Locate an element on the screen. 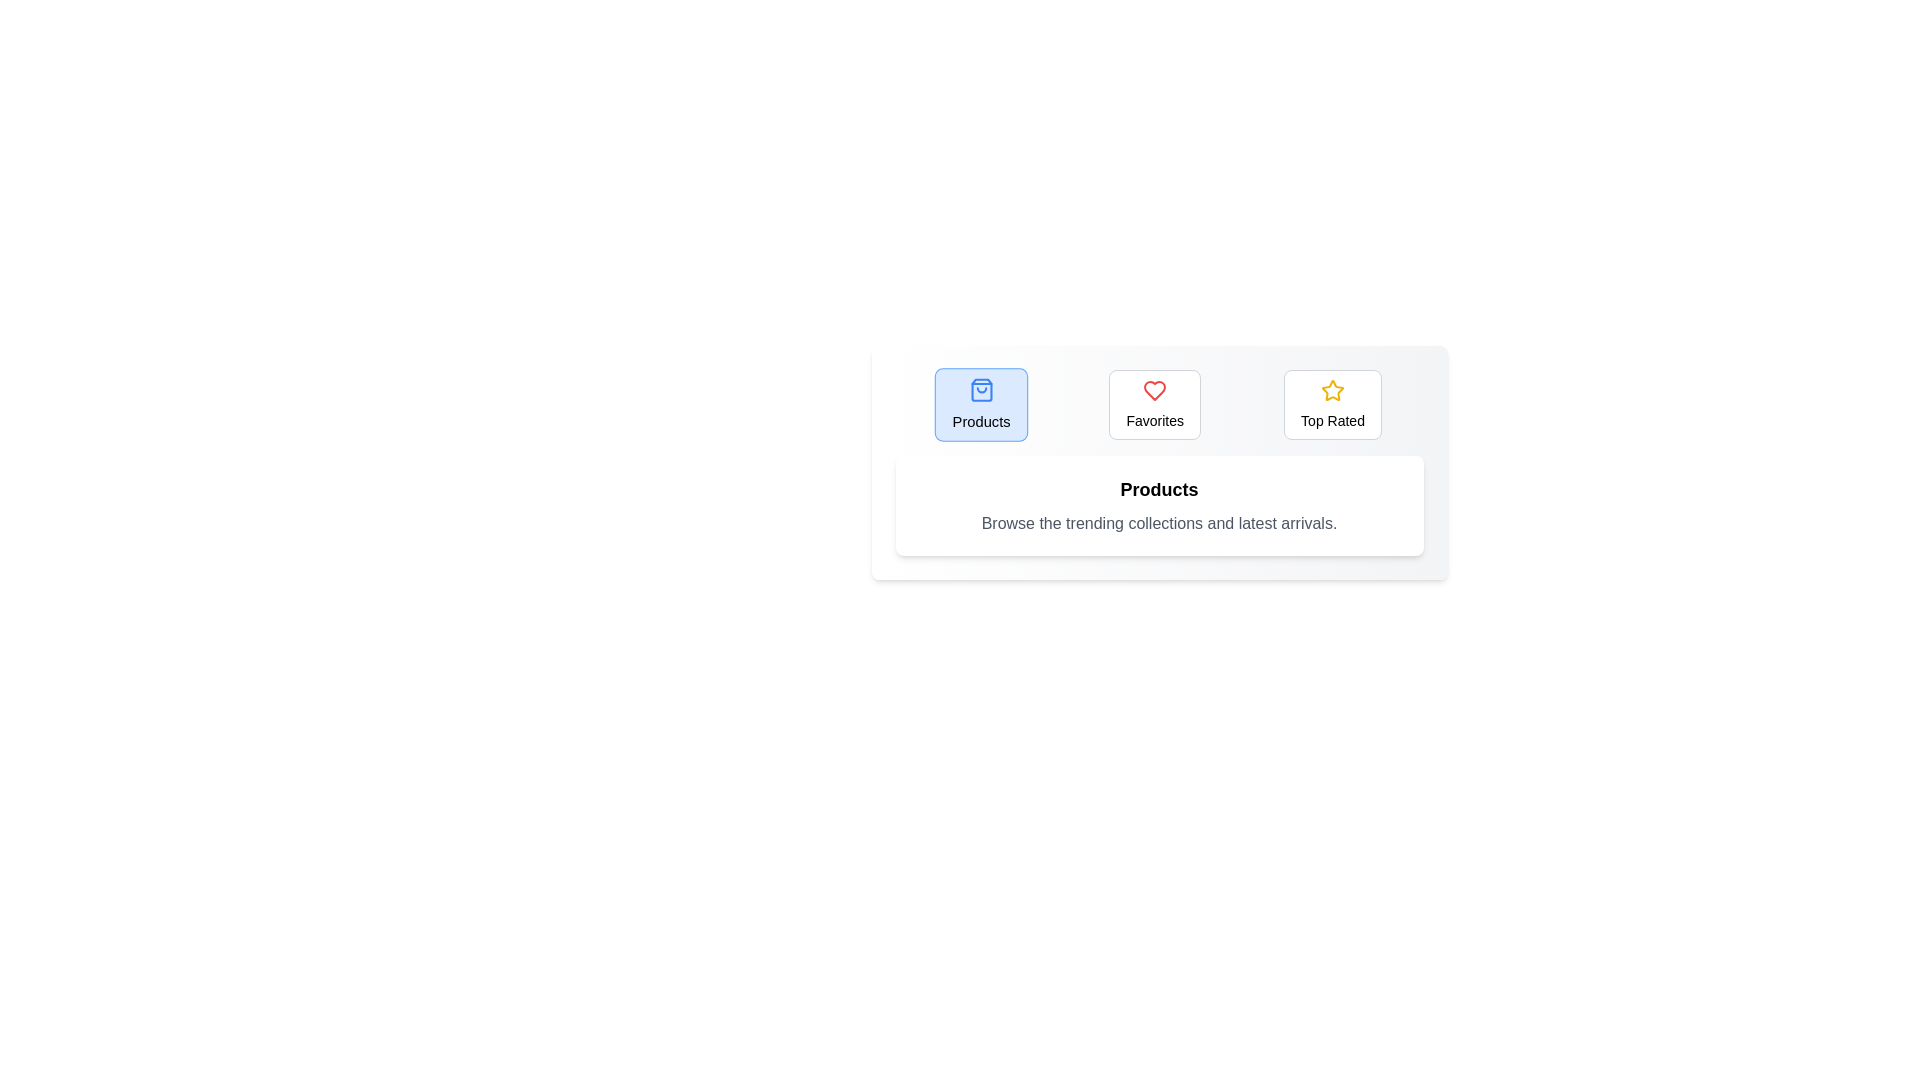 This screenshot has height=1080, width=1920. the Favorites tab to display its content is located at coordinates (1155, 405).